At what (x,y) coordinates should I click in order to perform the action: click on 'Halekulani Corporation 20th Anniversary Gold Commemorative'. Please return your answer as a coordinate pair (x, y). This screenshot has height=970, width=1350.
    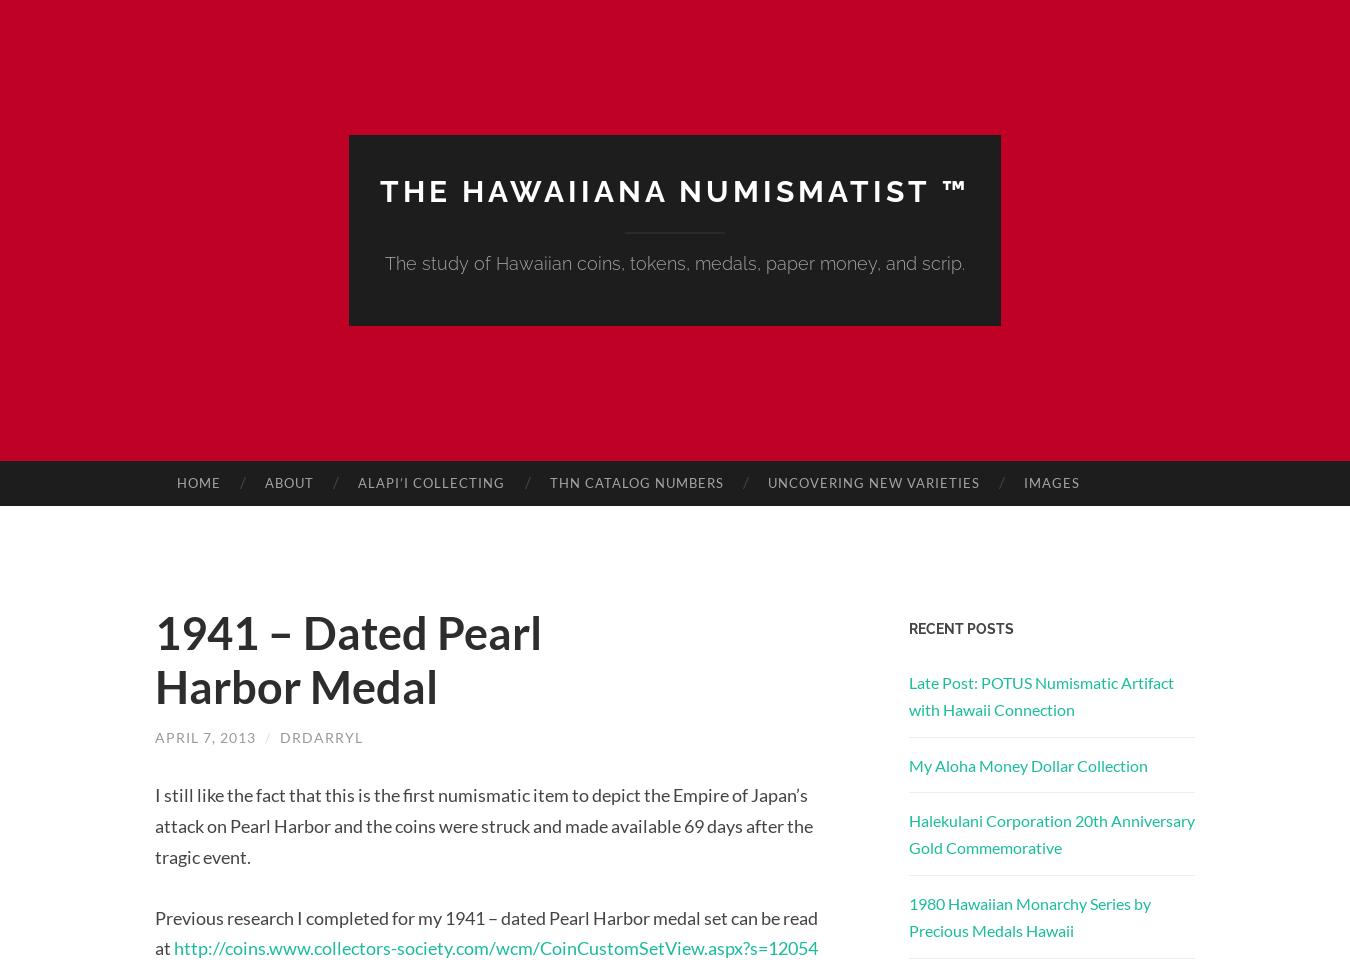
    Looking at the image, I should click on (1052, 832).